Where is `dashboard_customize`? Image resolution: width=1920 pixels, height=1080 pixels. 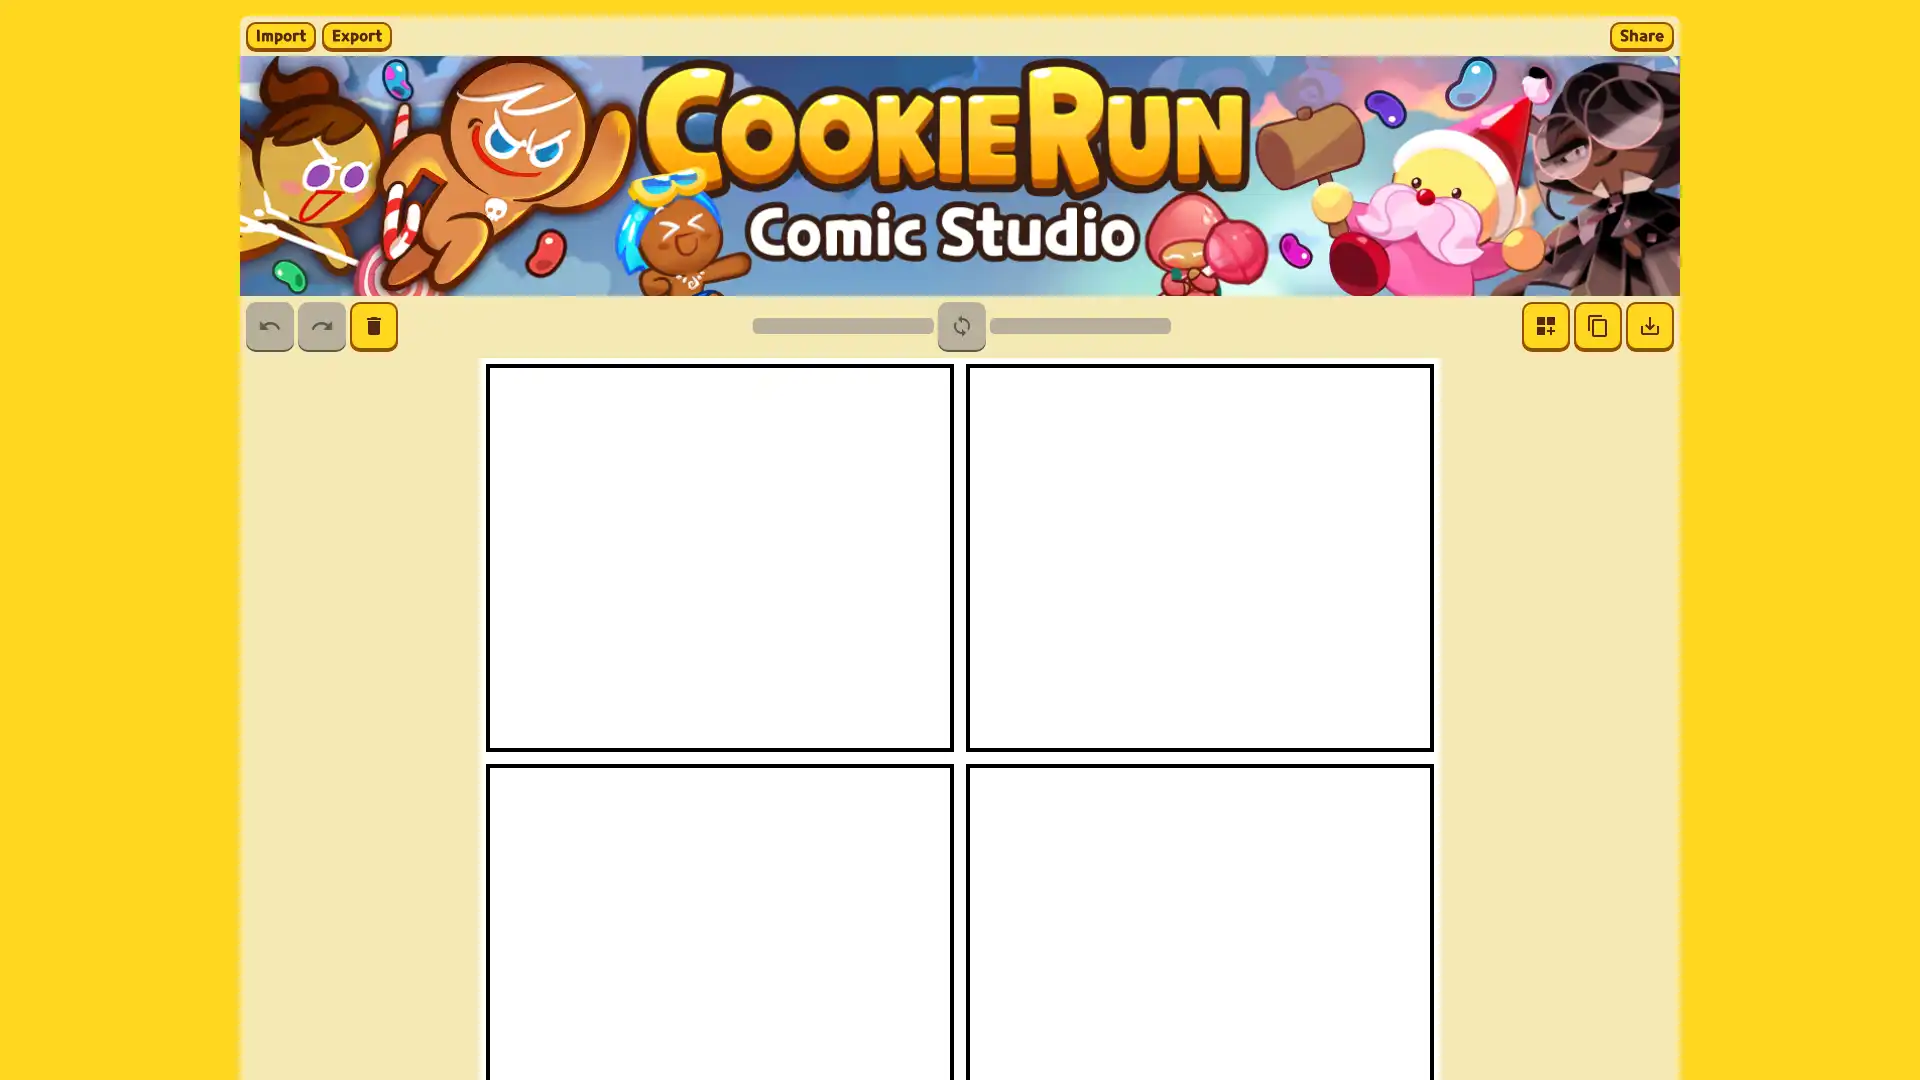 dashboard_customize is located at coordinates (1544, 325).